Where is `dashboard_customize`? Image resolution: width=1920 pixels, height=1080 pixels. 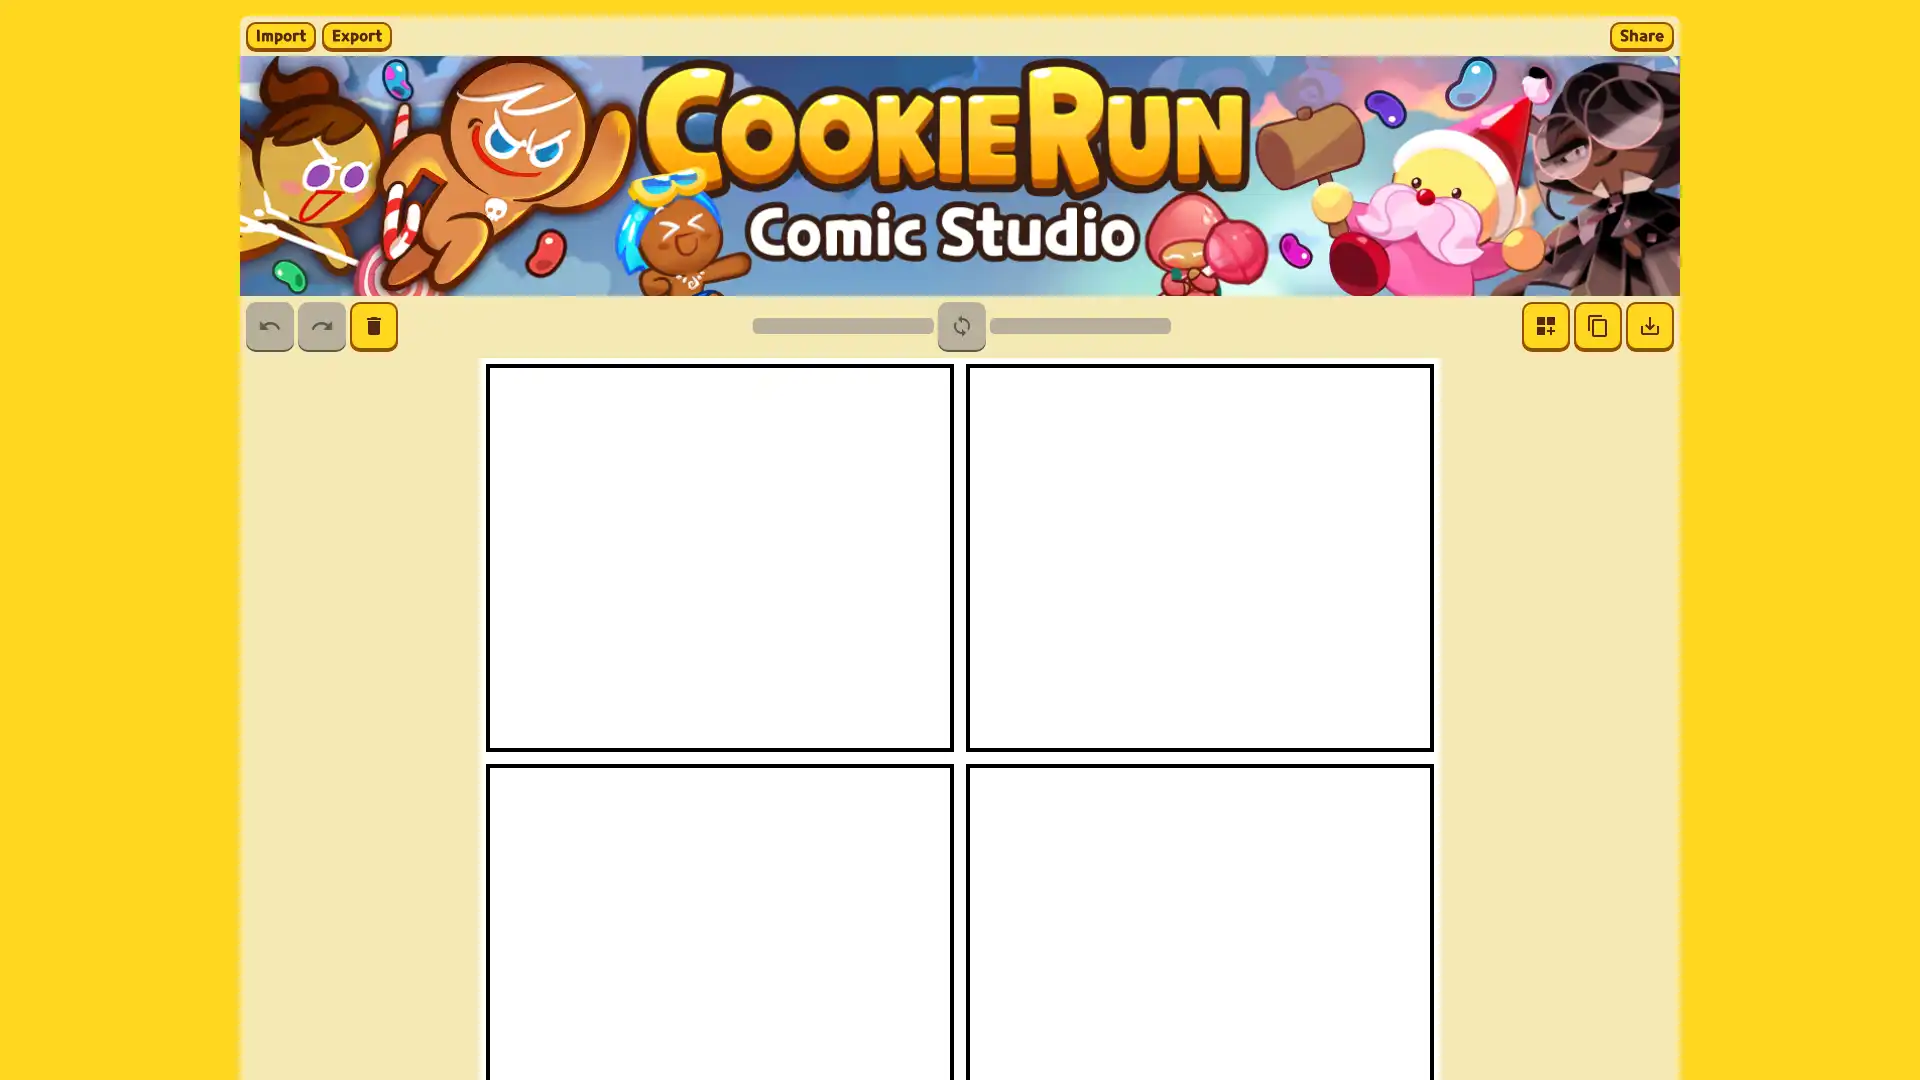 dashboard_customize is located at coordinates (1544, 325).